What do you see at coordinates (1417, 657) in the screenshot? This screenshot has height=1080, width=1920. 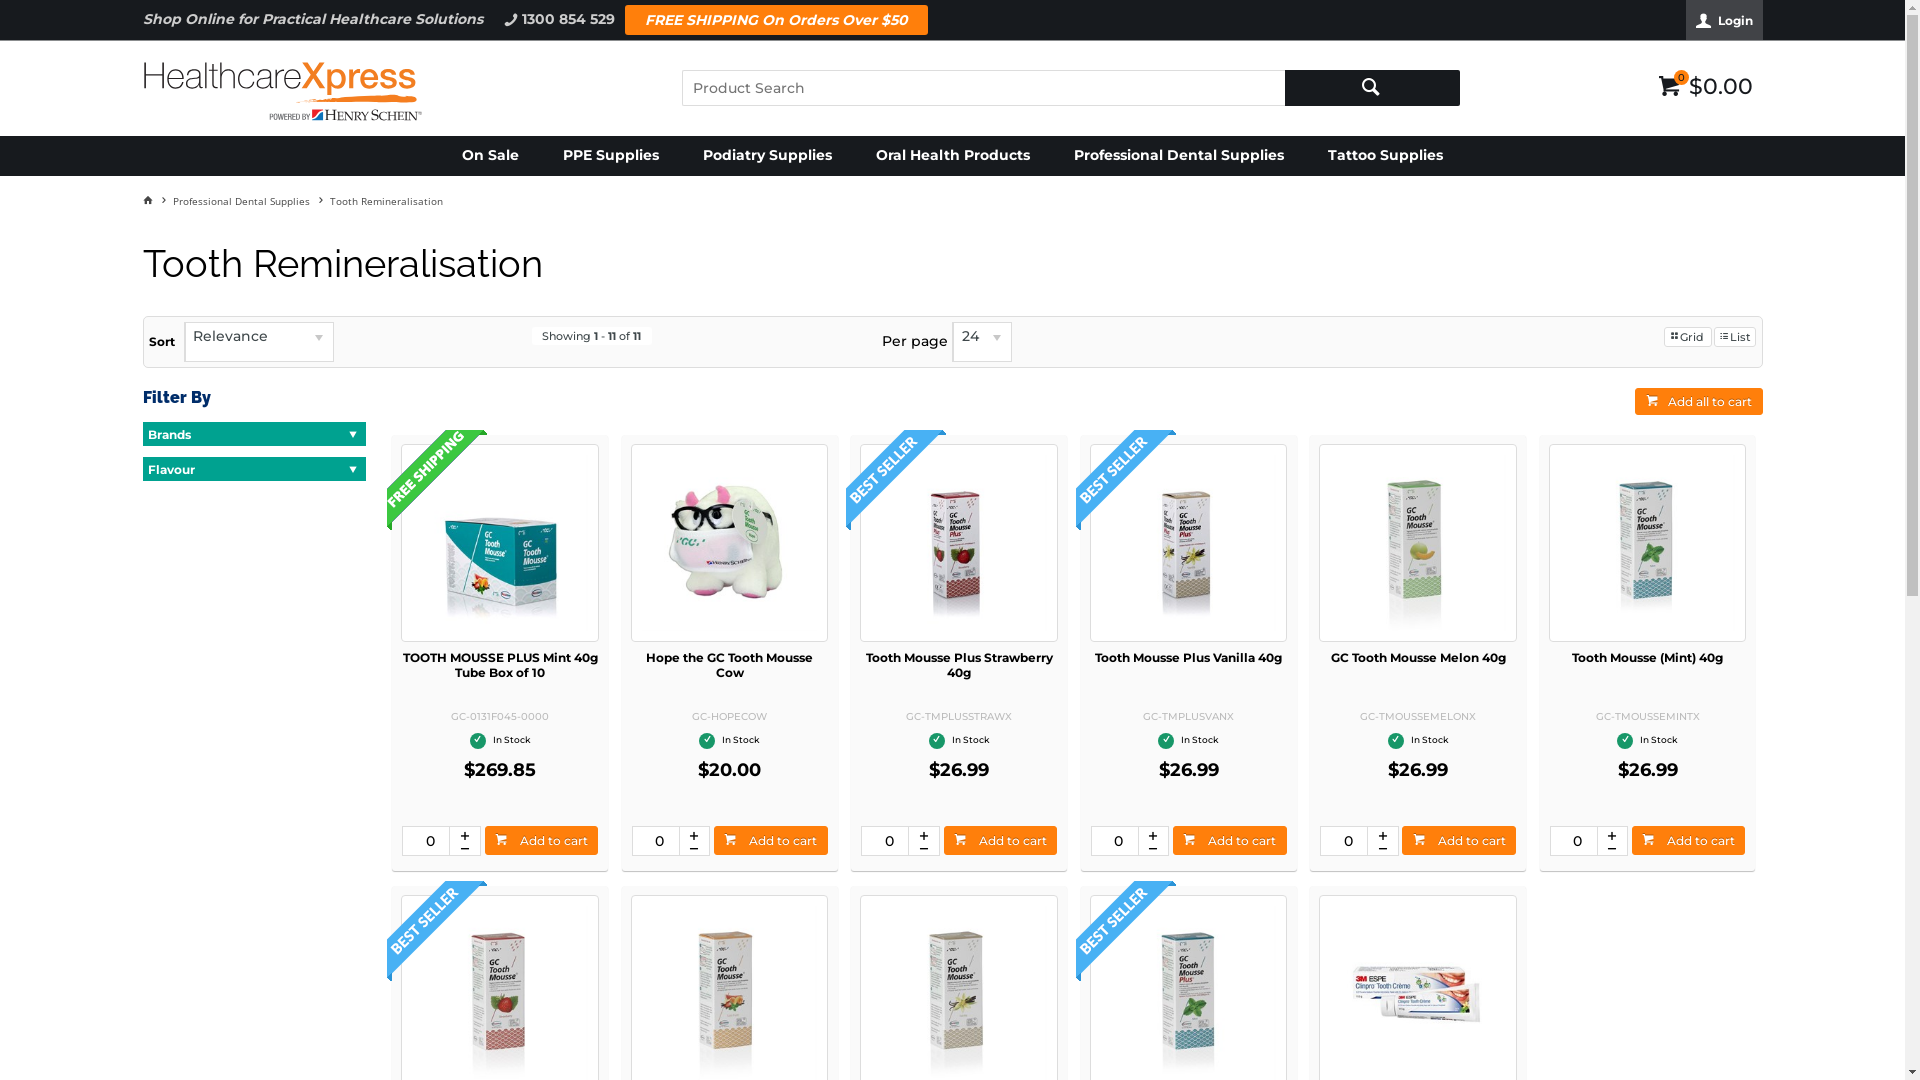 I see `'GC Tooth Mousse Melon 40g'` at bounding box center [1417, 657].